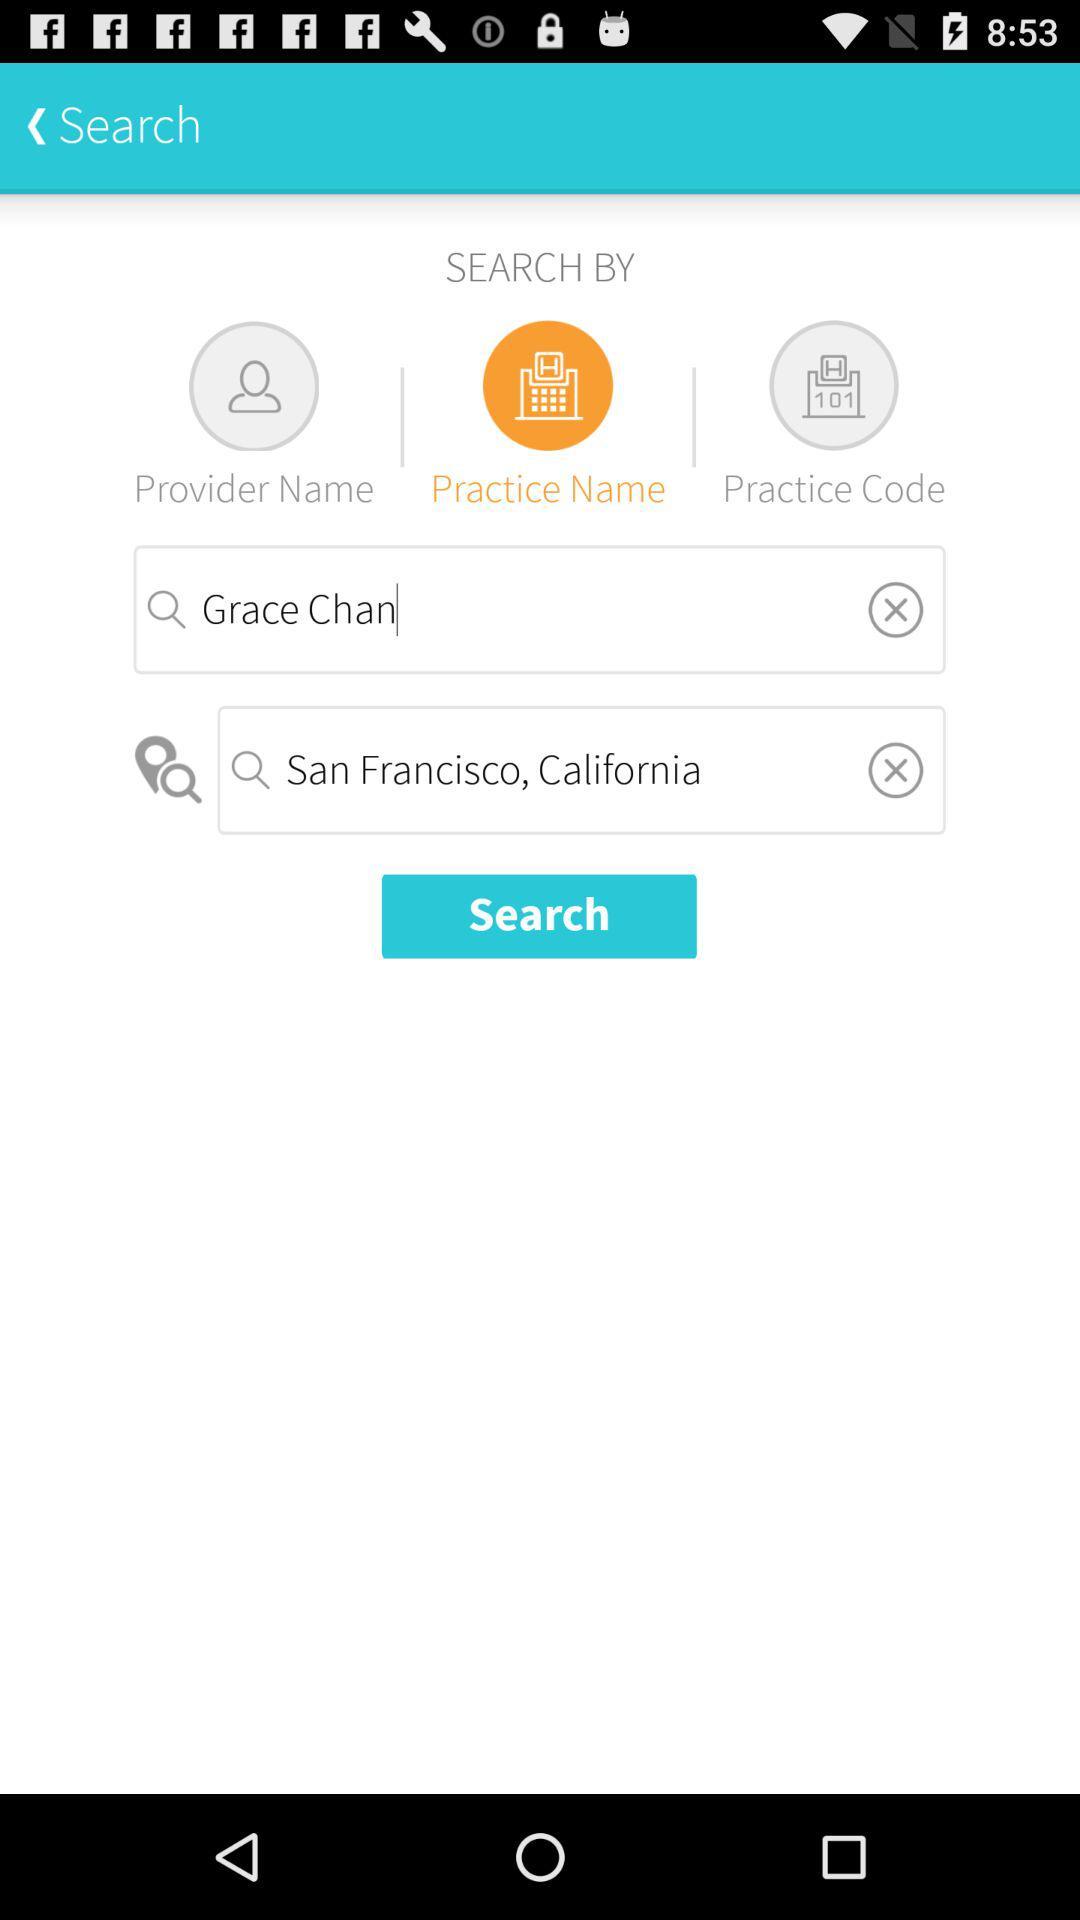  Describe the element at coordinates (169, 769) in the screenshot. I see `the icon below the grace chan` at that location.